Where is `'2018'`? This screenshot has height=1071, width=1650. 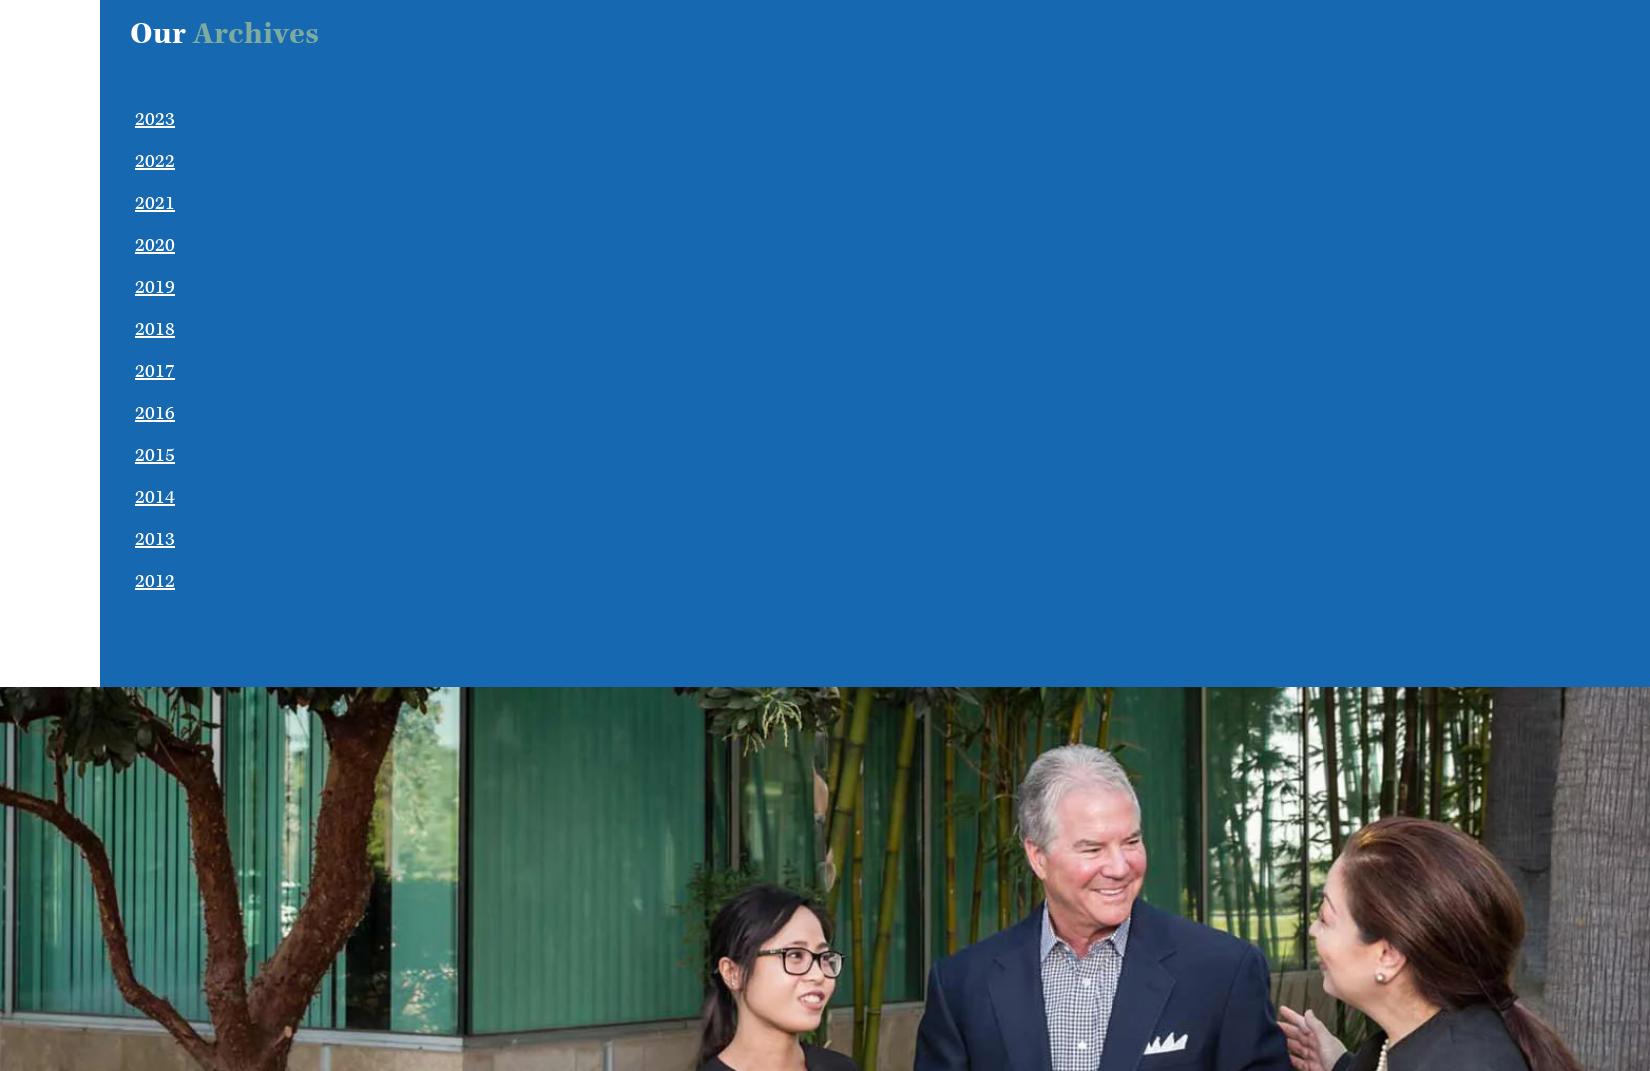 '2018' is located at coordinates (154, 328).